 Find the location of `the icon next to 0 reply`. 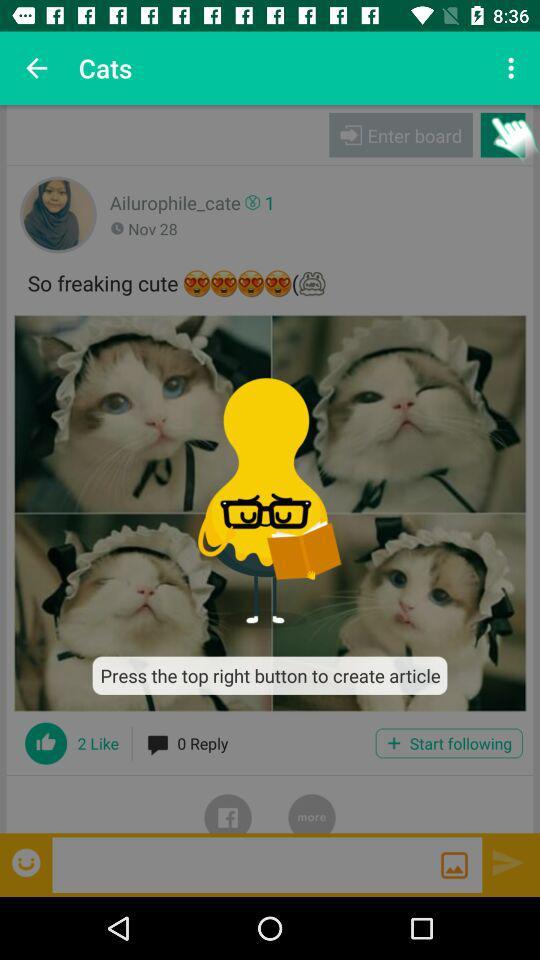

the icon next to 0 reply is located at coordinates (449, 742).